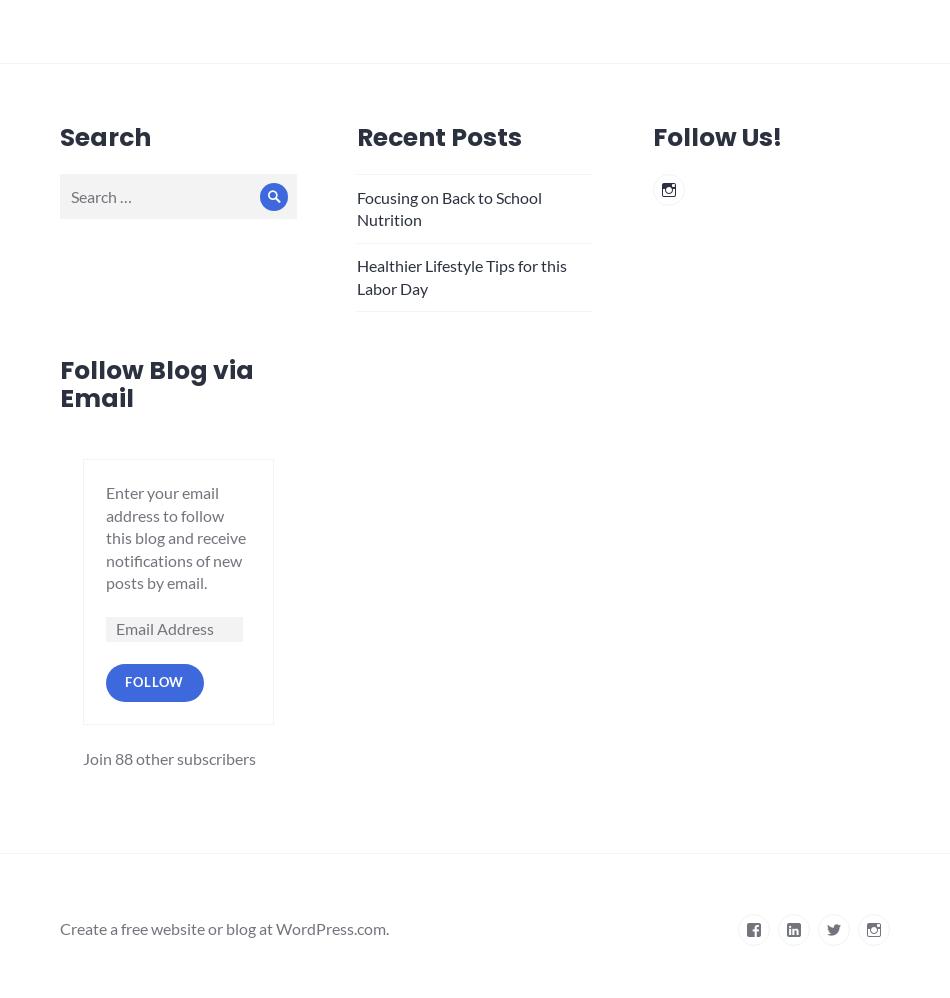  I want to click on 'Follow', so click(154, 681).